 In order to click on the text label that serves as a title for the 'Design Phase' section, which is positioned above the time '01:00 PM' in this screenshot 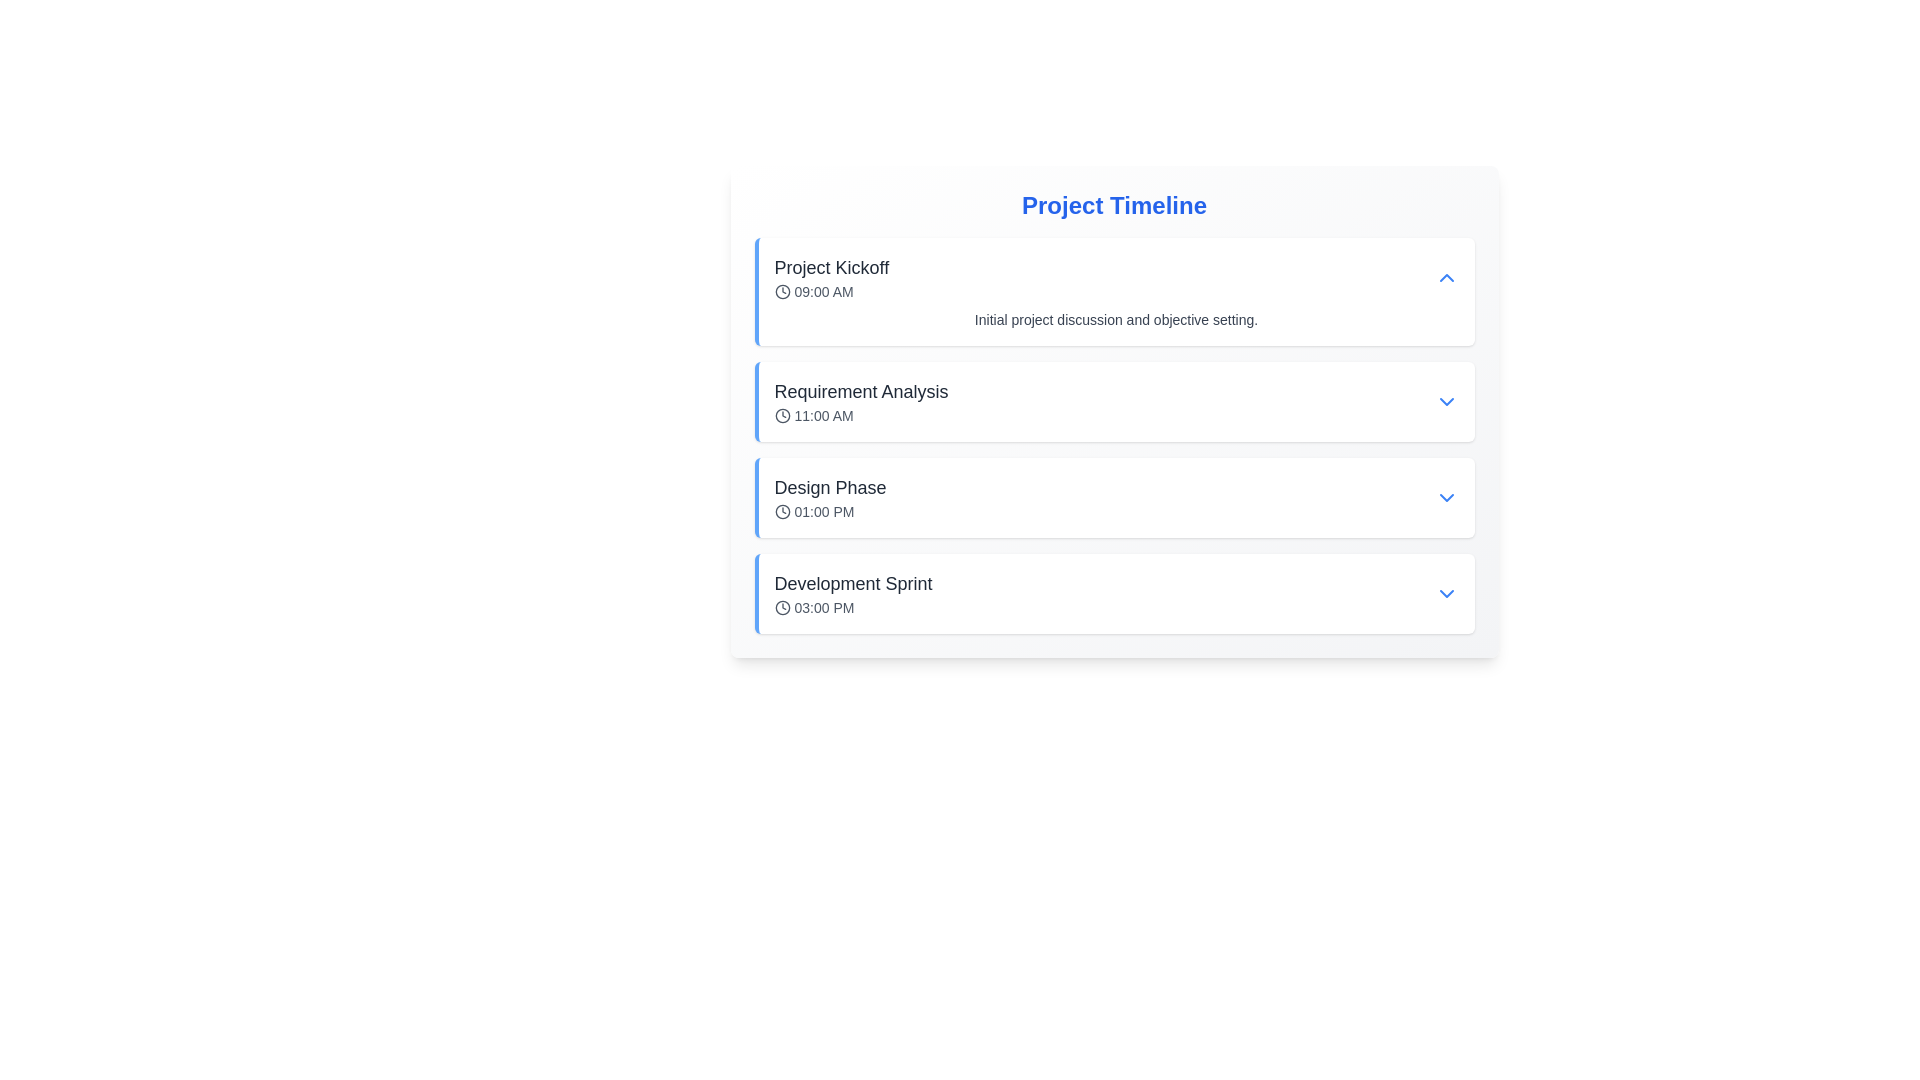, I will do `click(830, 488)`.